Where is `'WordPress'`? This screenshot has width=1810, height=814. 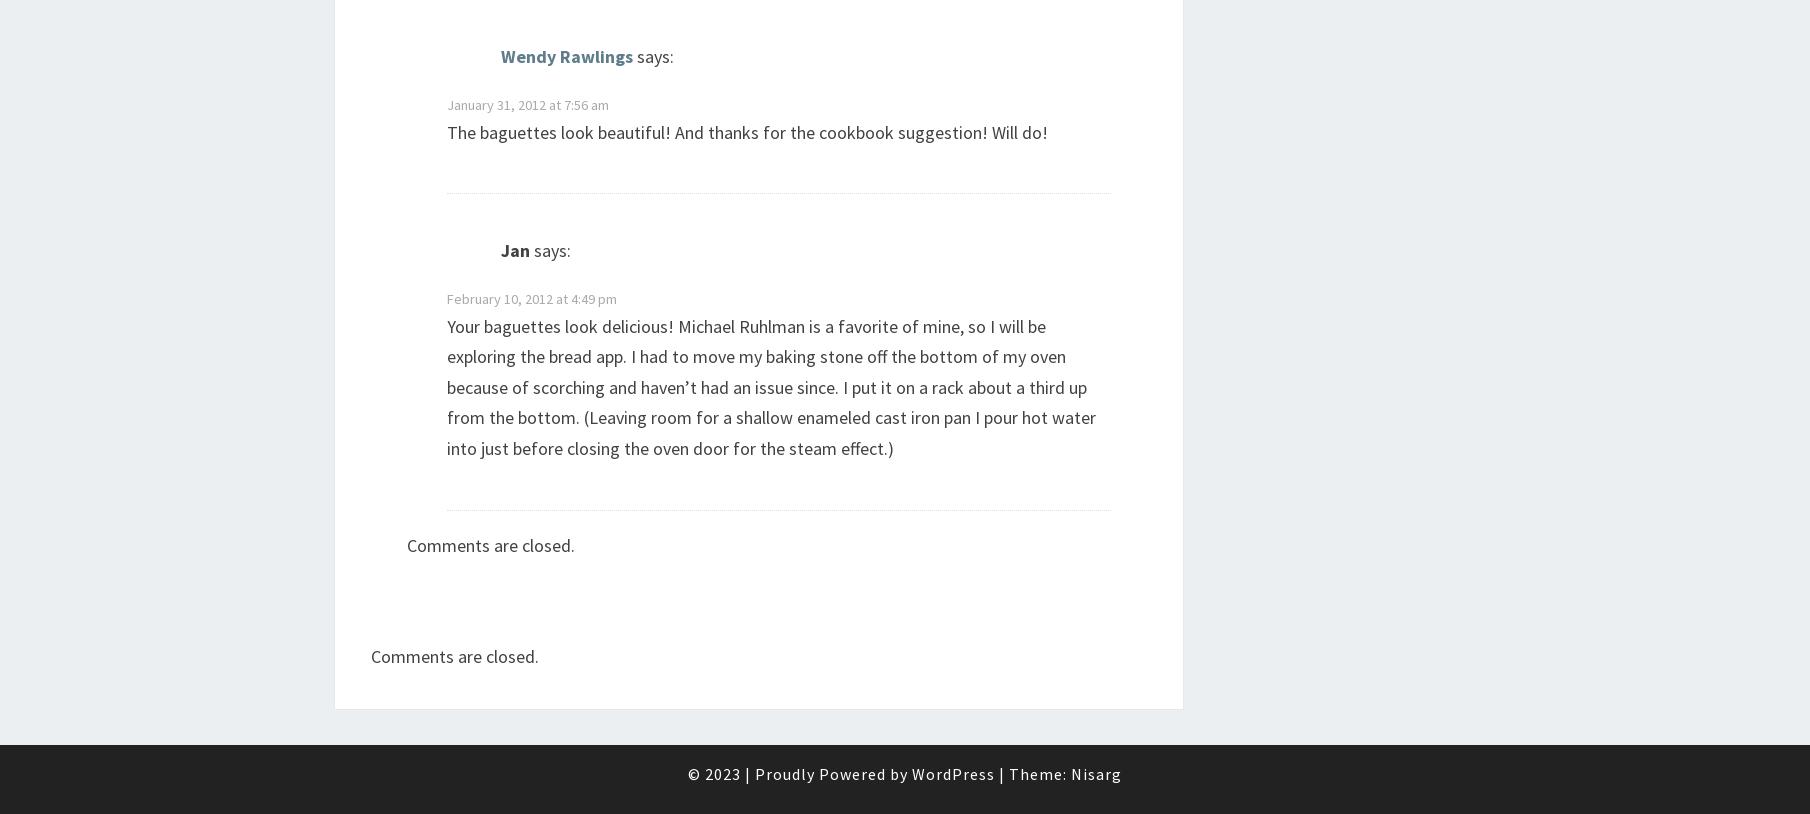 'WordPress' is located at coordinates (953, 772).